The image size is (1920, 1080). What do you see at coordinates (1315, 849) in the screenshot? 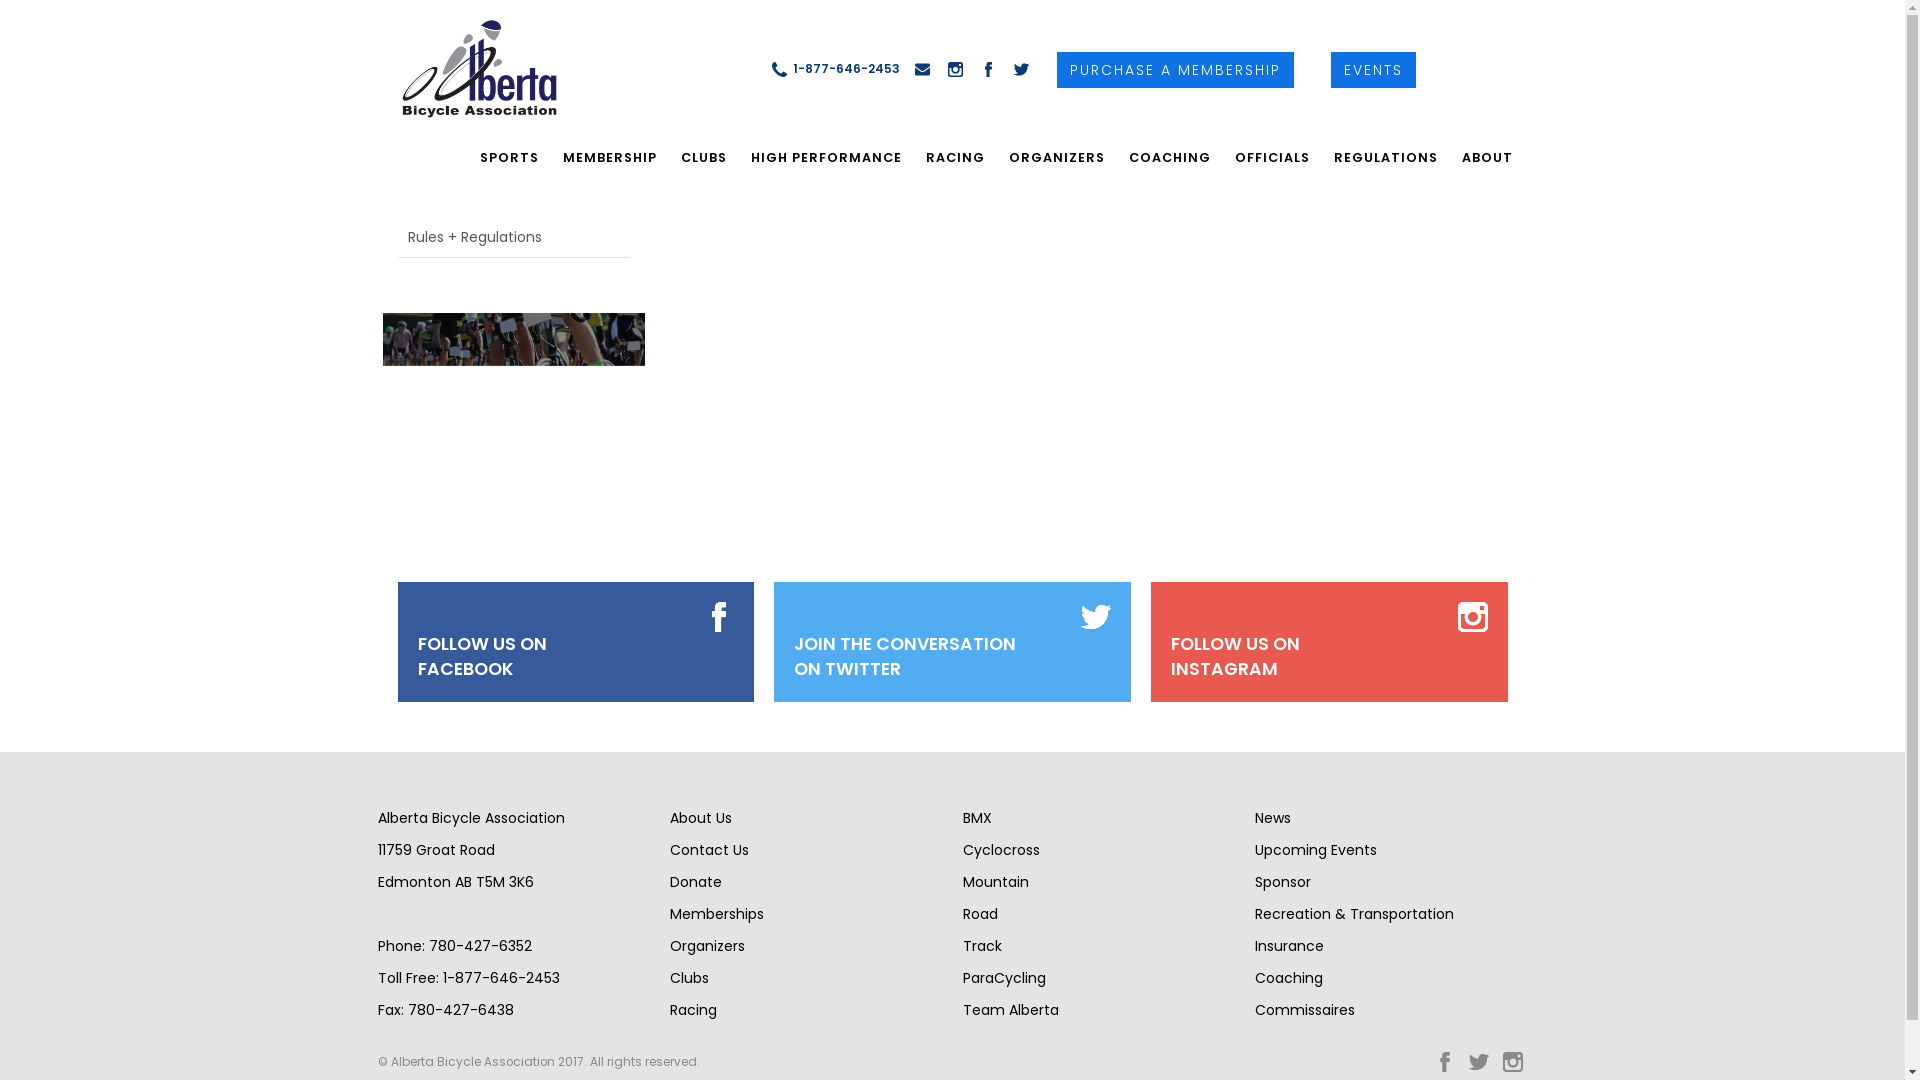
I see `'Upcoming Events'` at bounding box center [1315, 849].